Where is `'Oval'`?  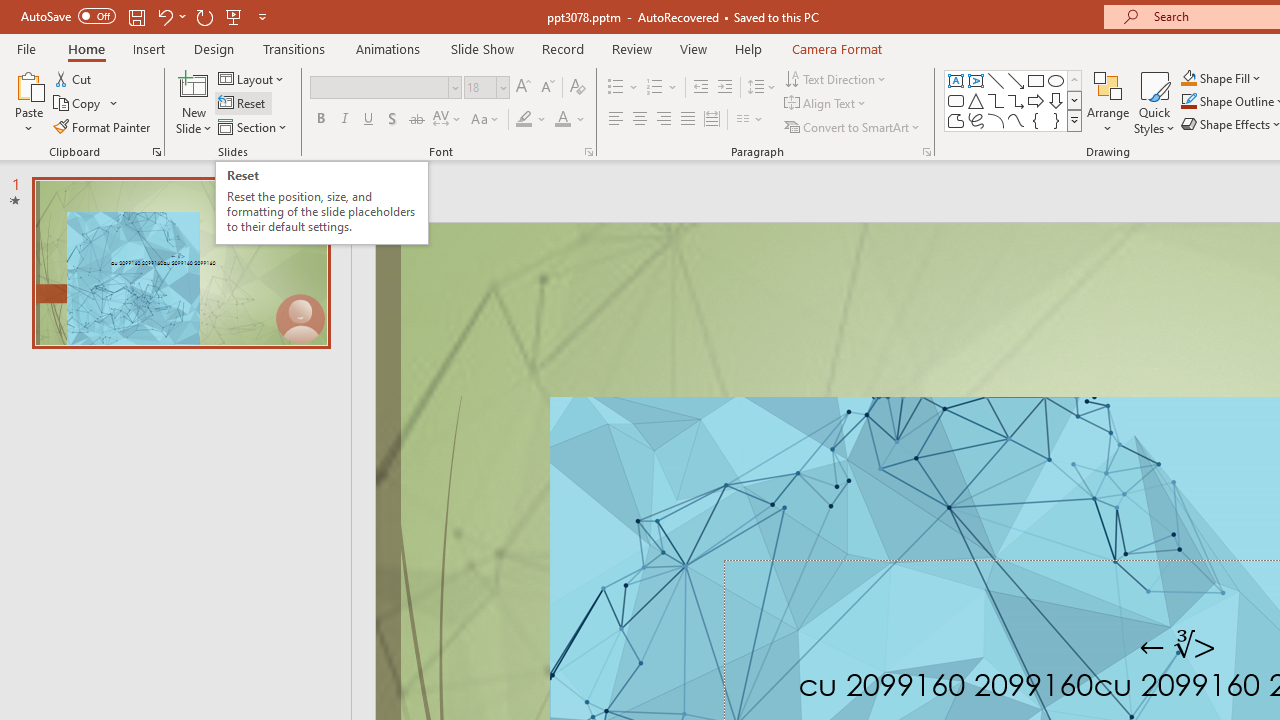 'Oval' is located at coordinates (1055, 80).